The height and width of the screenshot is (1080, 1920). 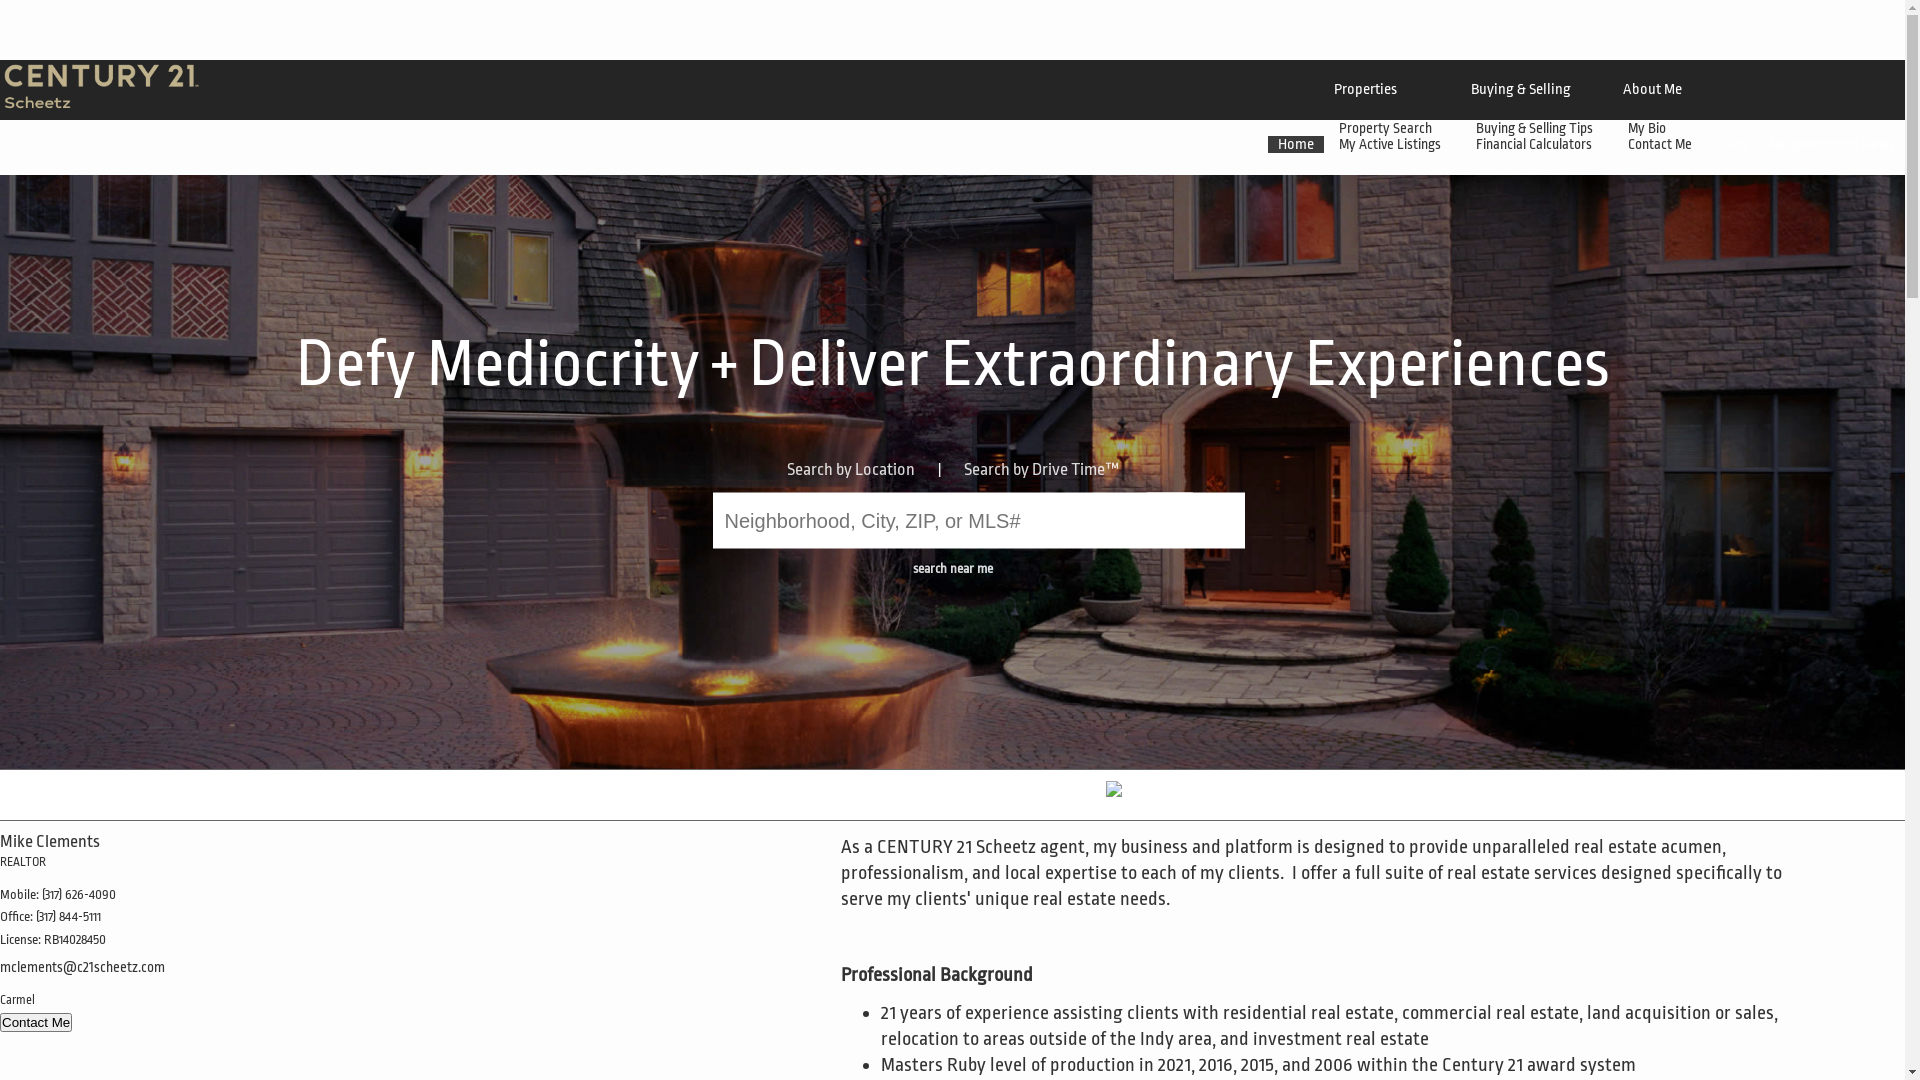 What do you see at coordinates (81, 966) in the screenshot?
I see `'mclements@c21scheetz.com'` at bounding box center [81, 966].